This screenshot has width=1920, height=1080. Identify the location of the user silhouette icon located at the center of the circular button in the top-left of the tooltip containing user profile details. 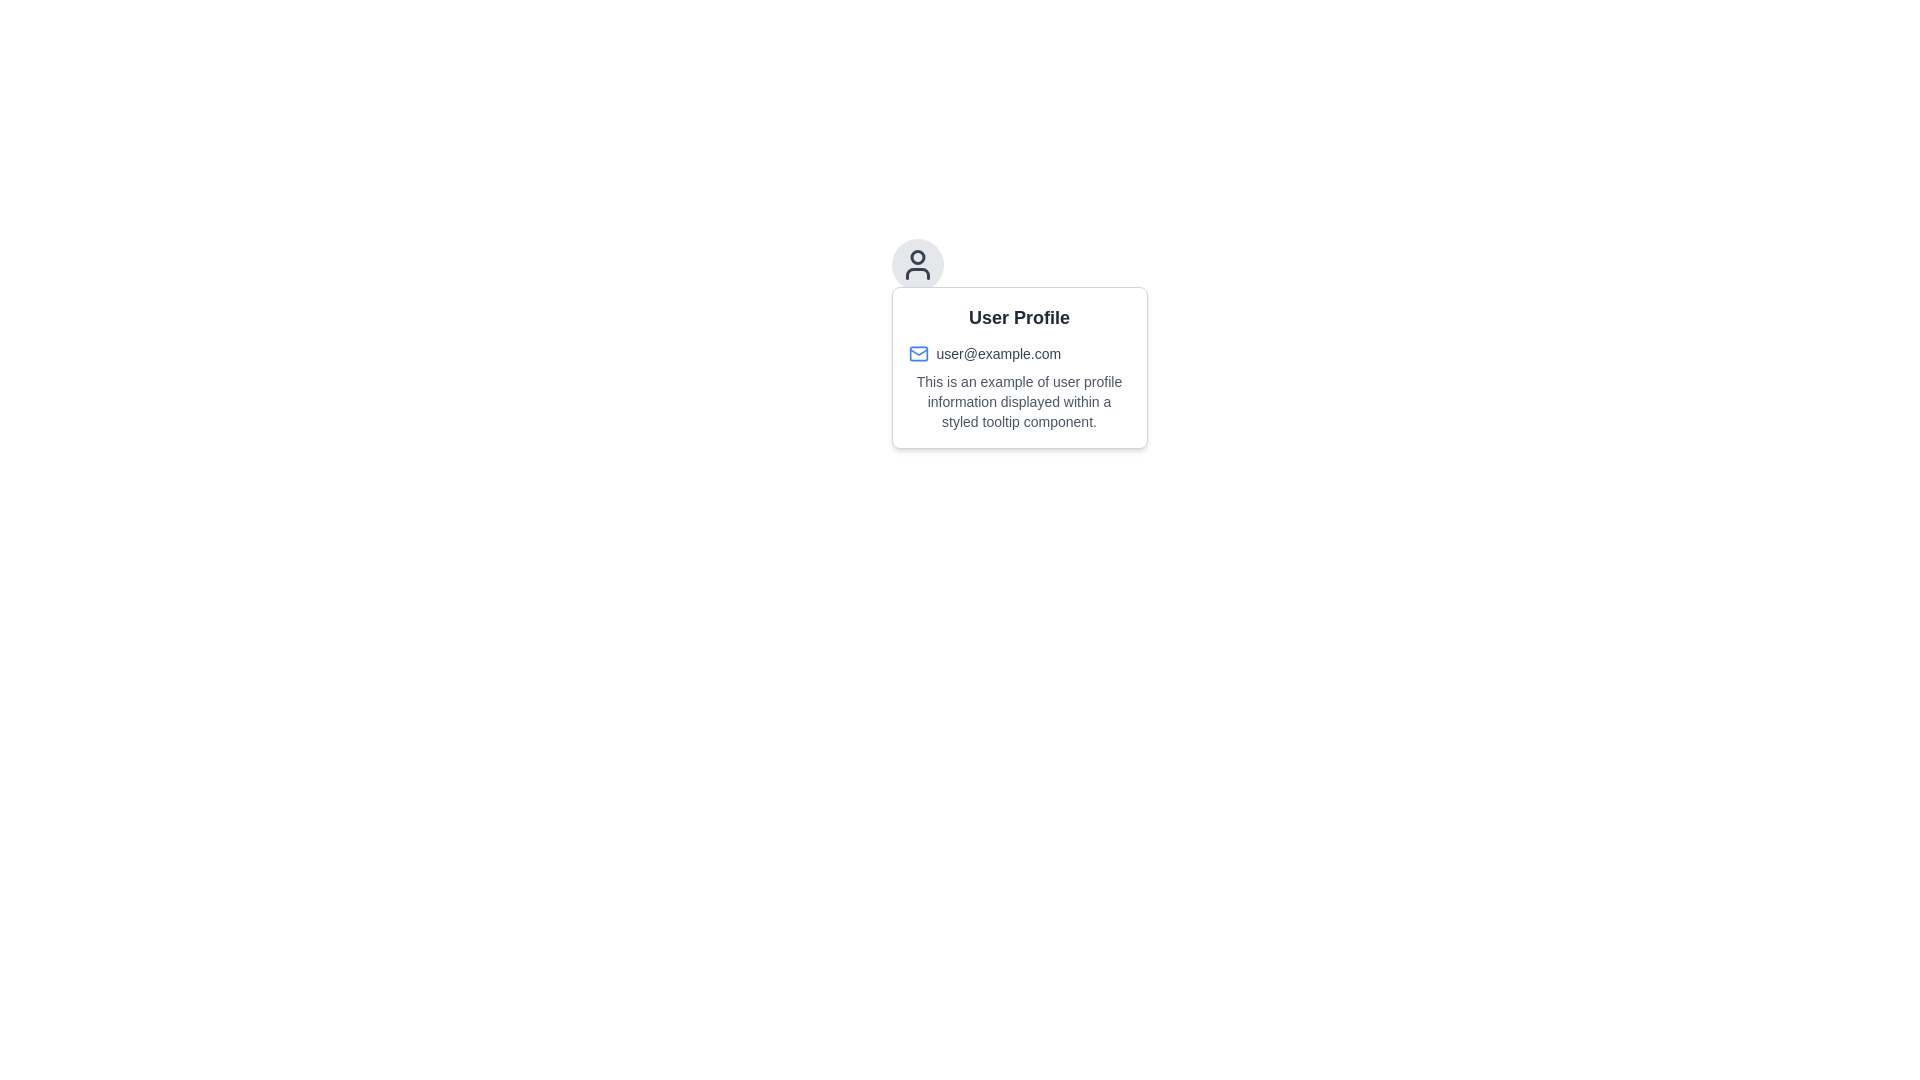
(916, 264).